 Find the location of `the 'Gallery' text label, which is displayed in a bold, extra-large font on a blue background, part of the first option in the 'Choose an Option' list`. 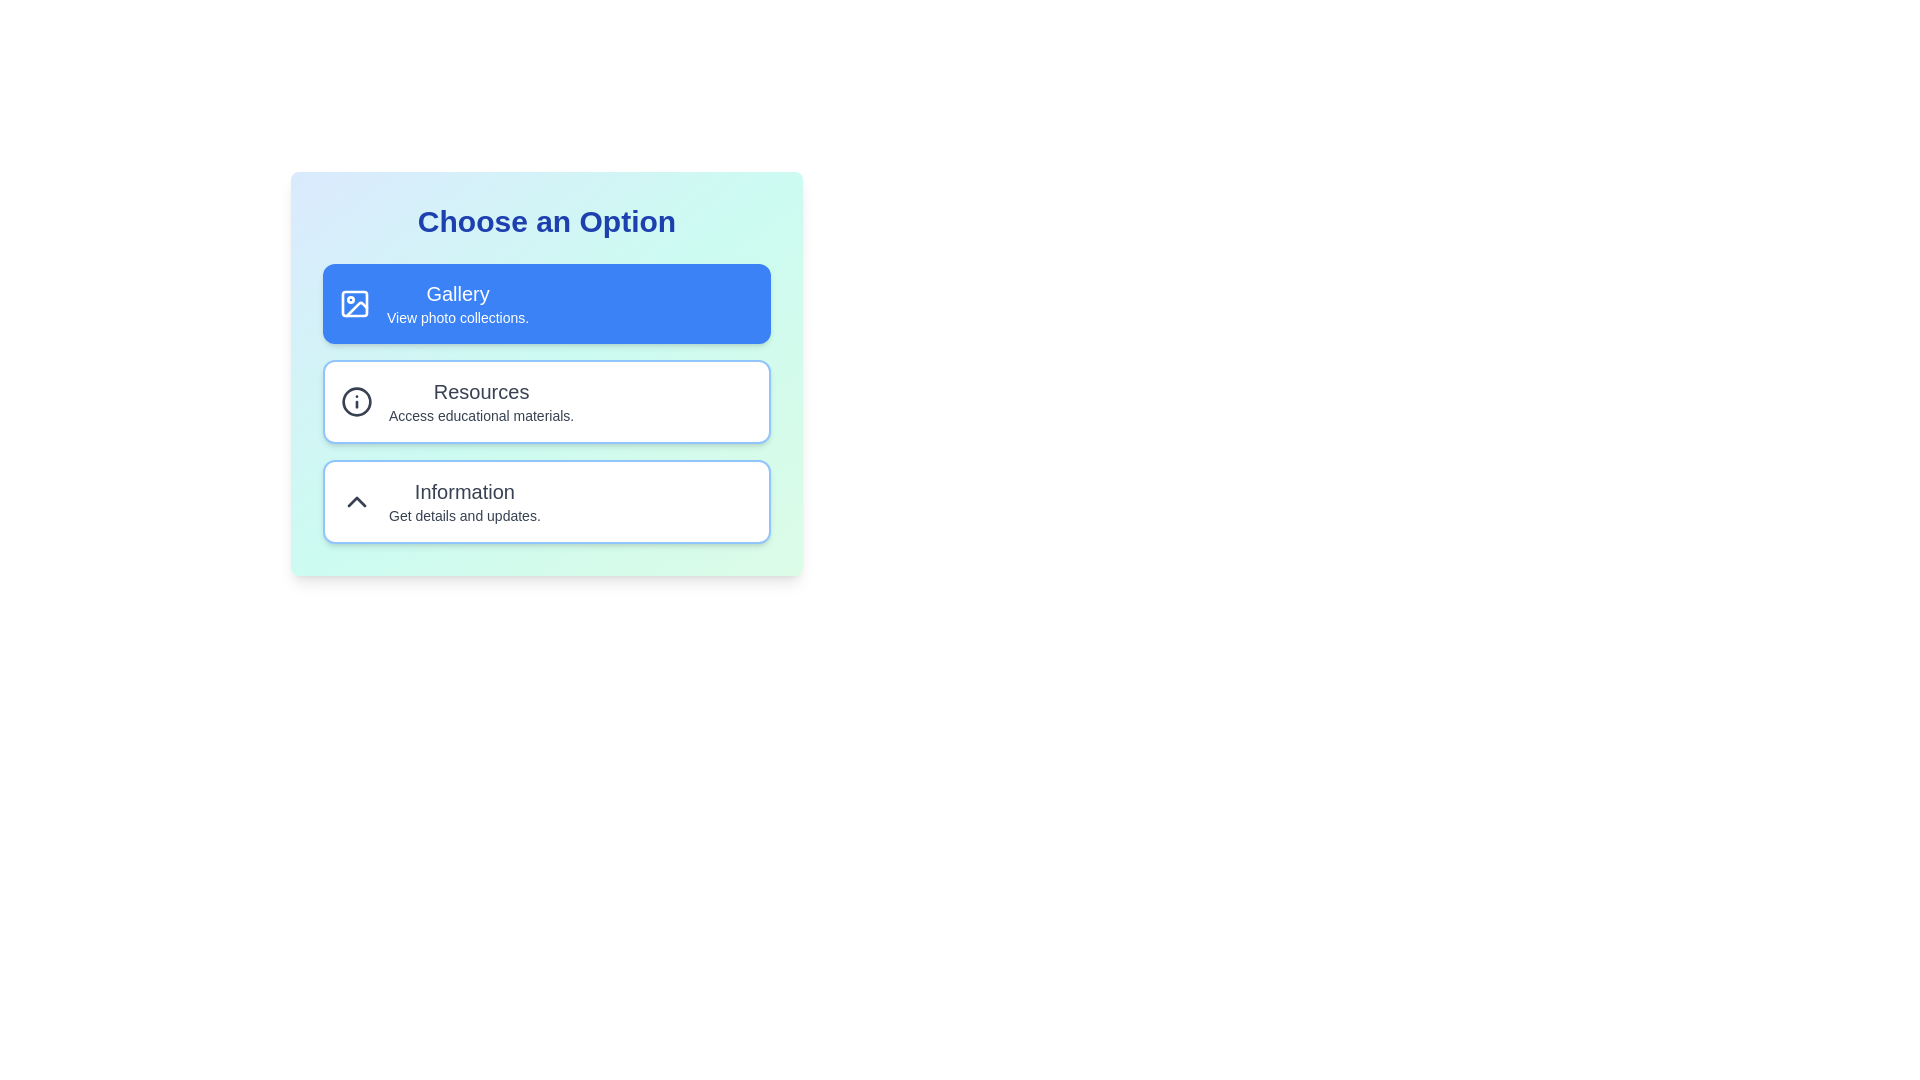

the 'Gallery' text label, which is displayed in a bold, extra-large font on a blue background, part of the first option in the 'Choose an Option' list is located at coordinates (457, 293).